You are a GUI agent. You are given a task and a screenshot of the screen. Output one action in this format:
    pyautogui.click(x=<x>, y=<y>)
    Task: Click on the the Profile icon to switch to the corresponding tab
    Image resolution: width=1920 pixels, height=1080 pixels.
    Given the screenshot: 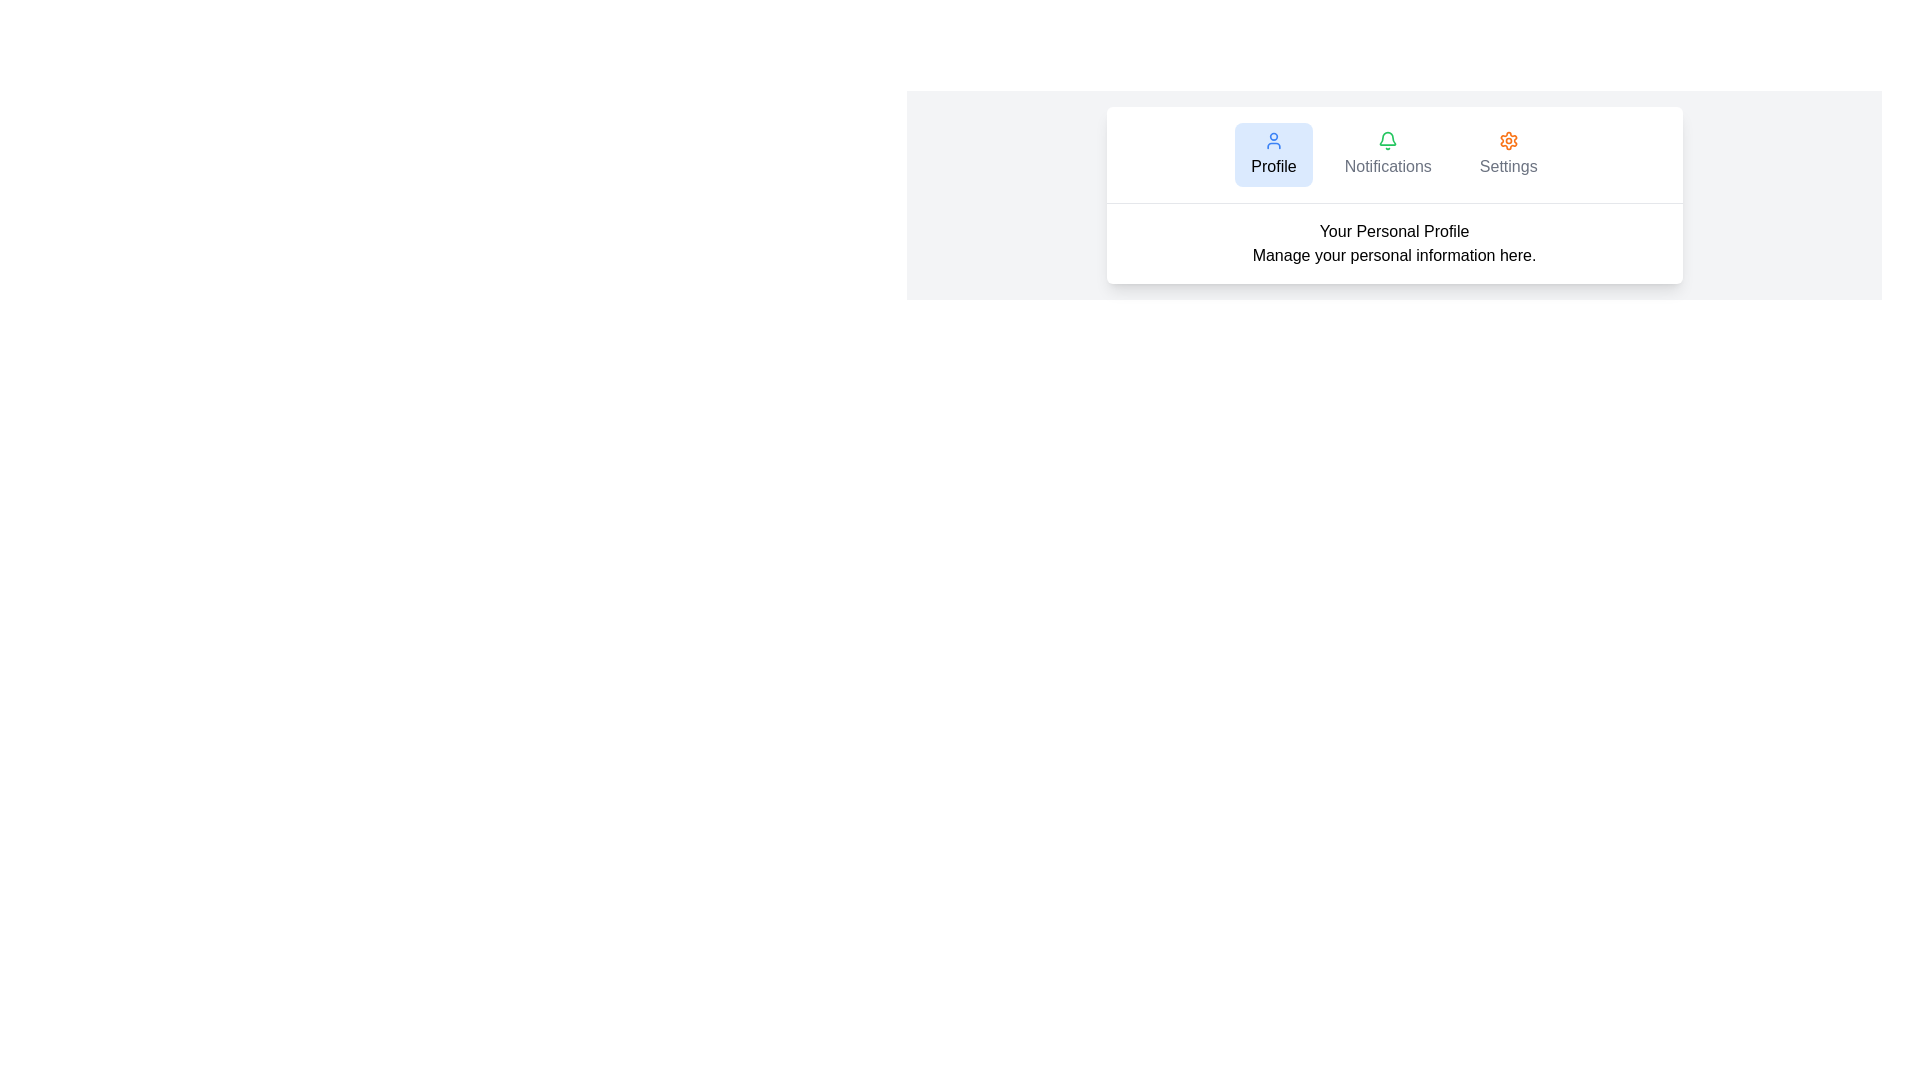 What is the action you would take?
    pyautogui.click(x=1272, y=140)
    